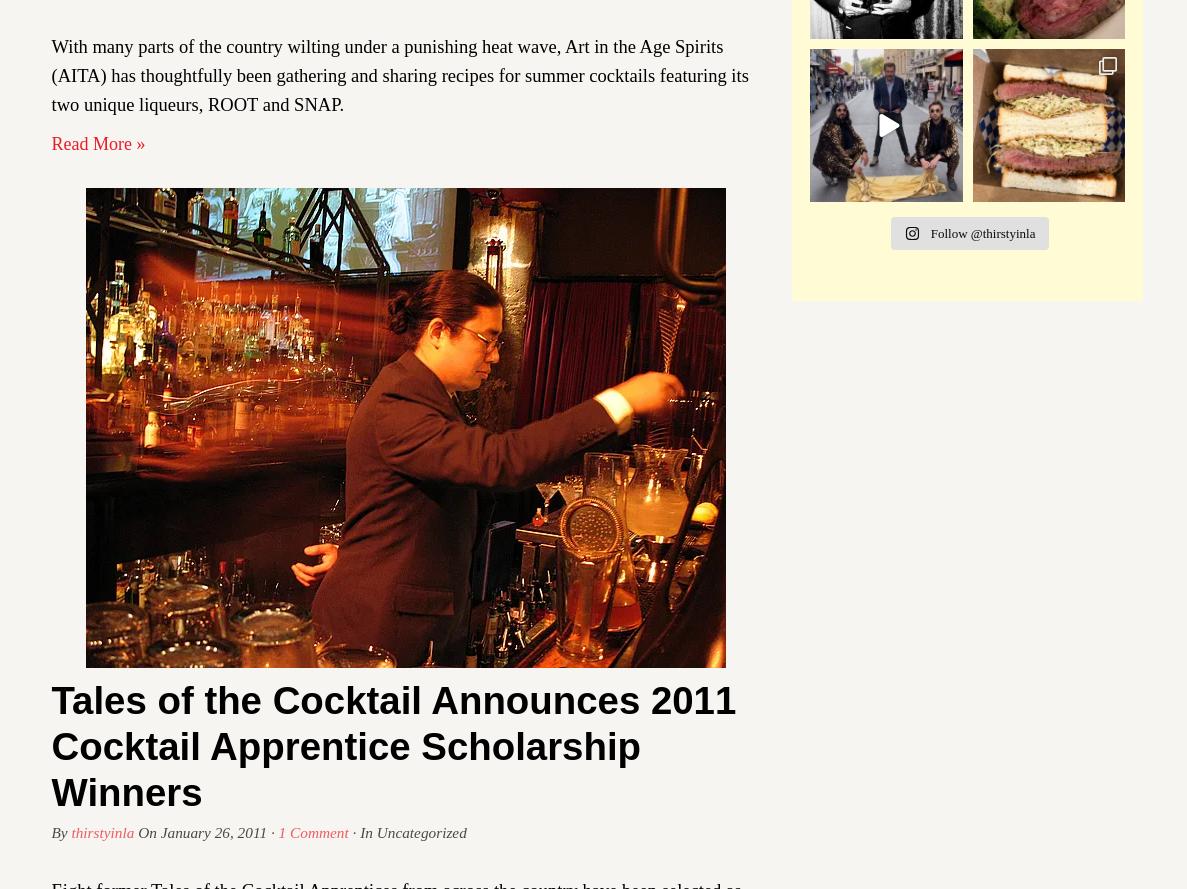 The height and width of the screenshot is (889, 1187). Describe the element at coordinates (421, 830) in the screenshot. I see `'Uncategorized'` at that location.